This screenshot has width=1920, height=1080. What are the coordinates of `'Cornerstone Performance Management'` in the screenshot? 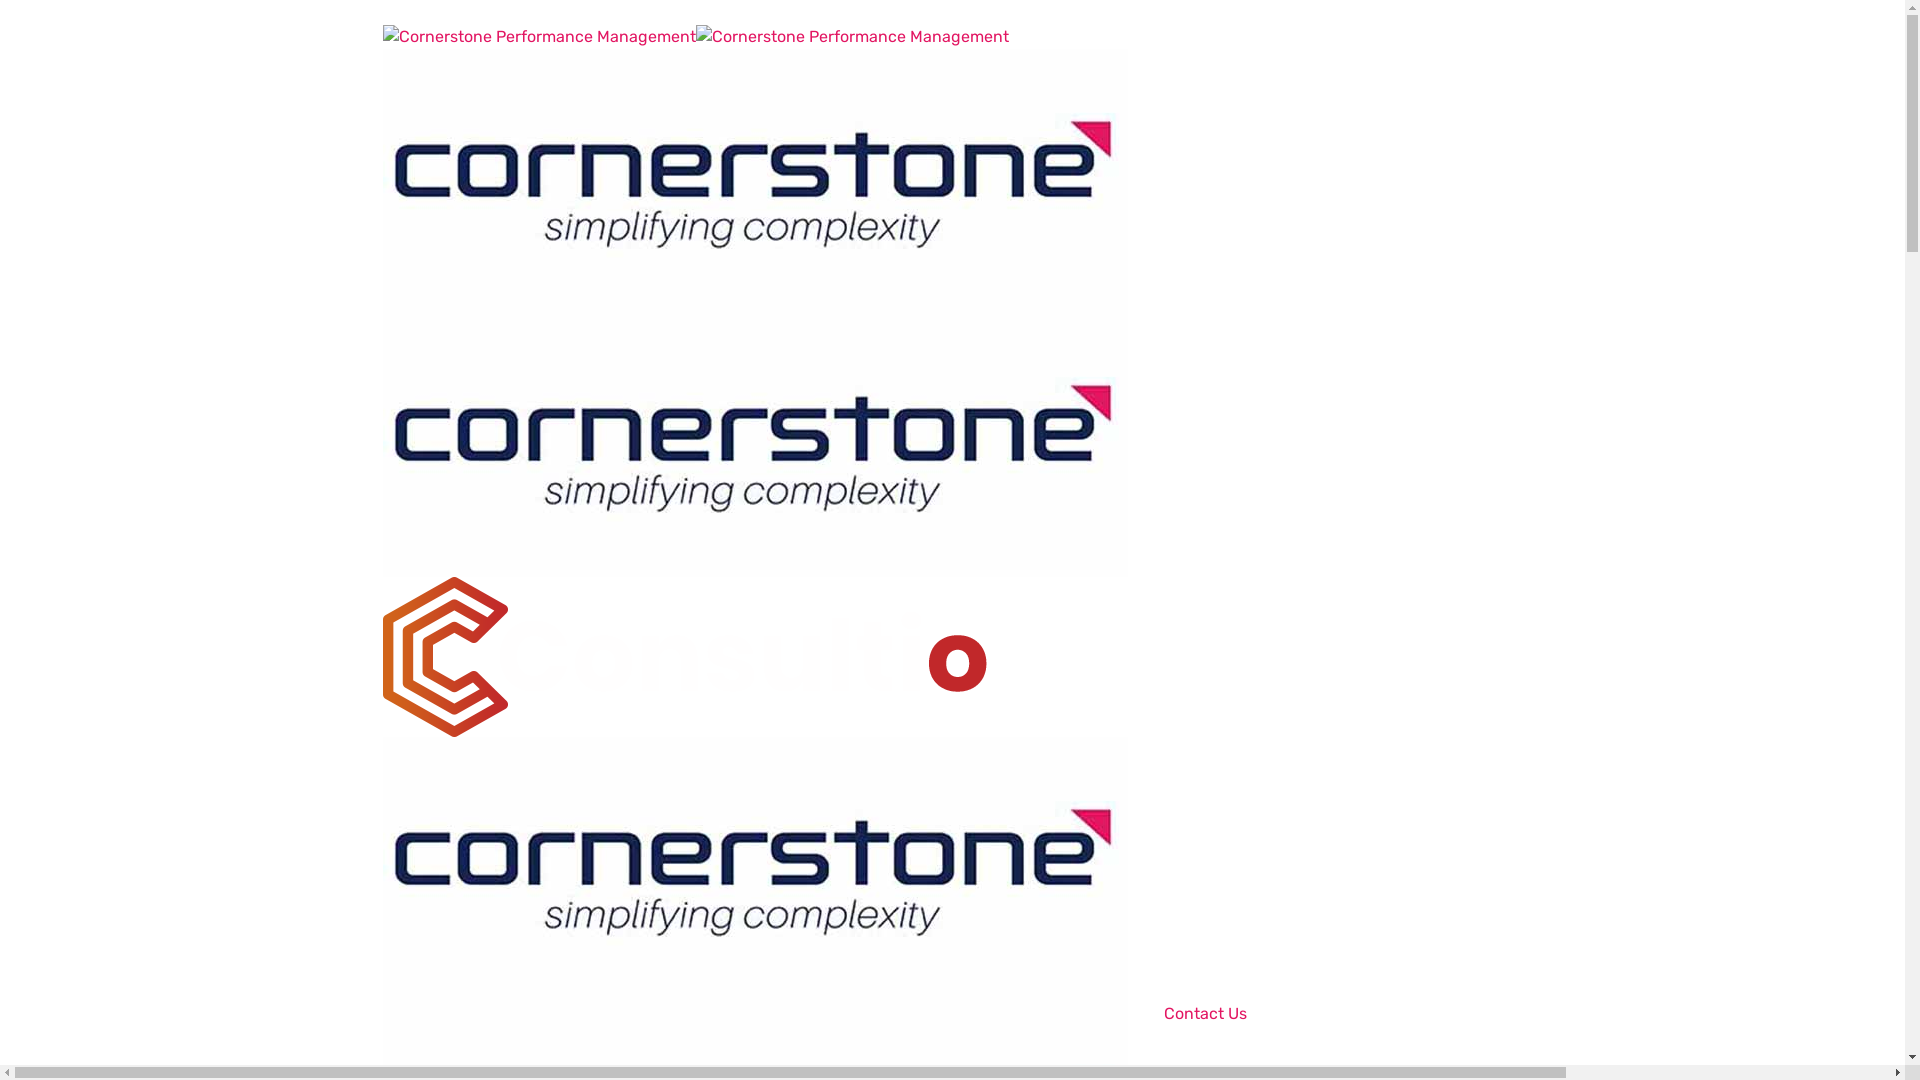 It's located at (753, 178).